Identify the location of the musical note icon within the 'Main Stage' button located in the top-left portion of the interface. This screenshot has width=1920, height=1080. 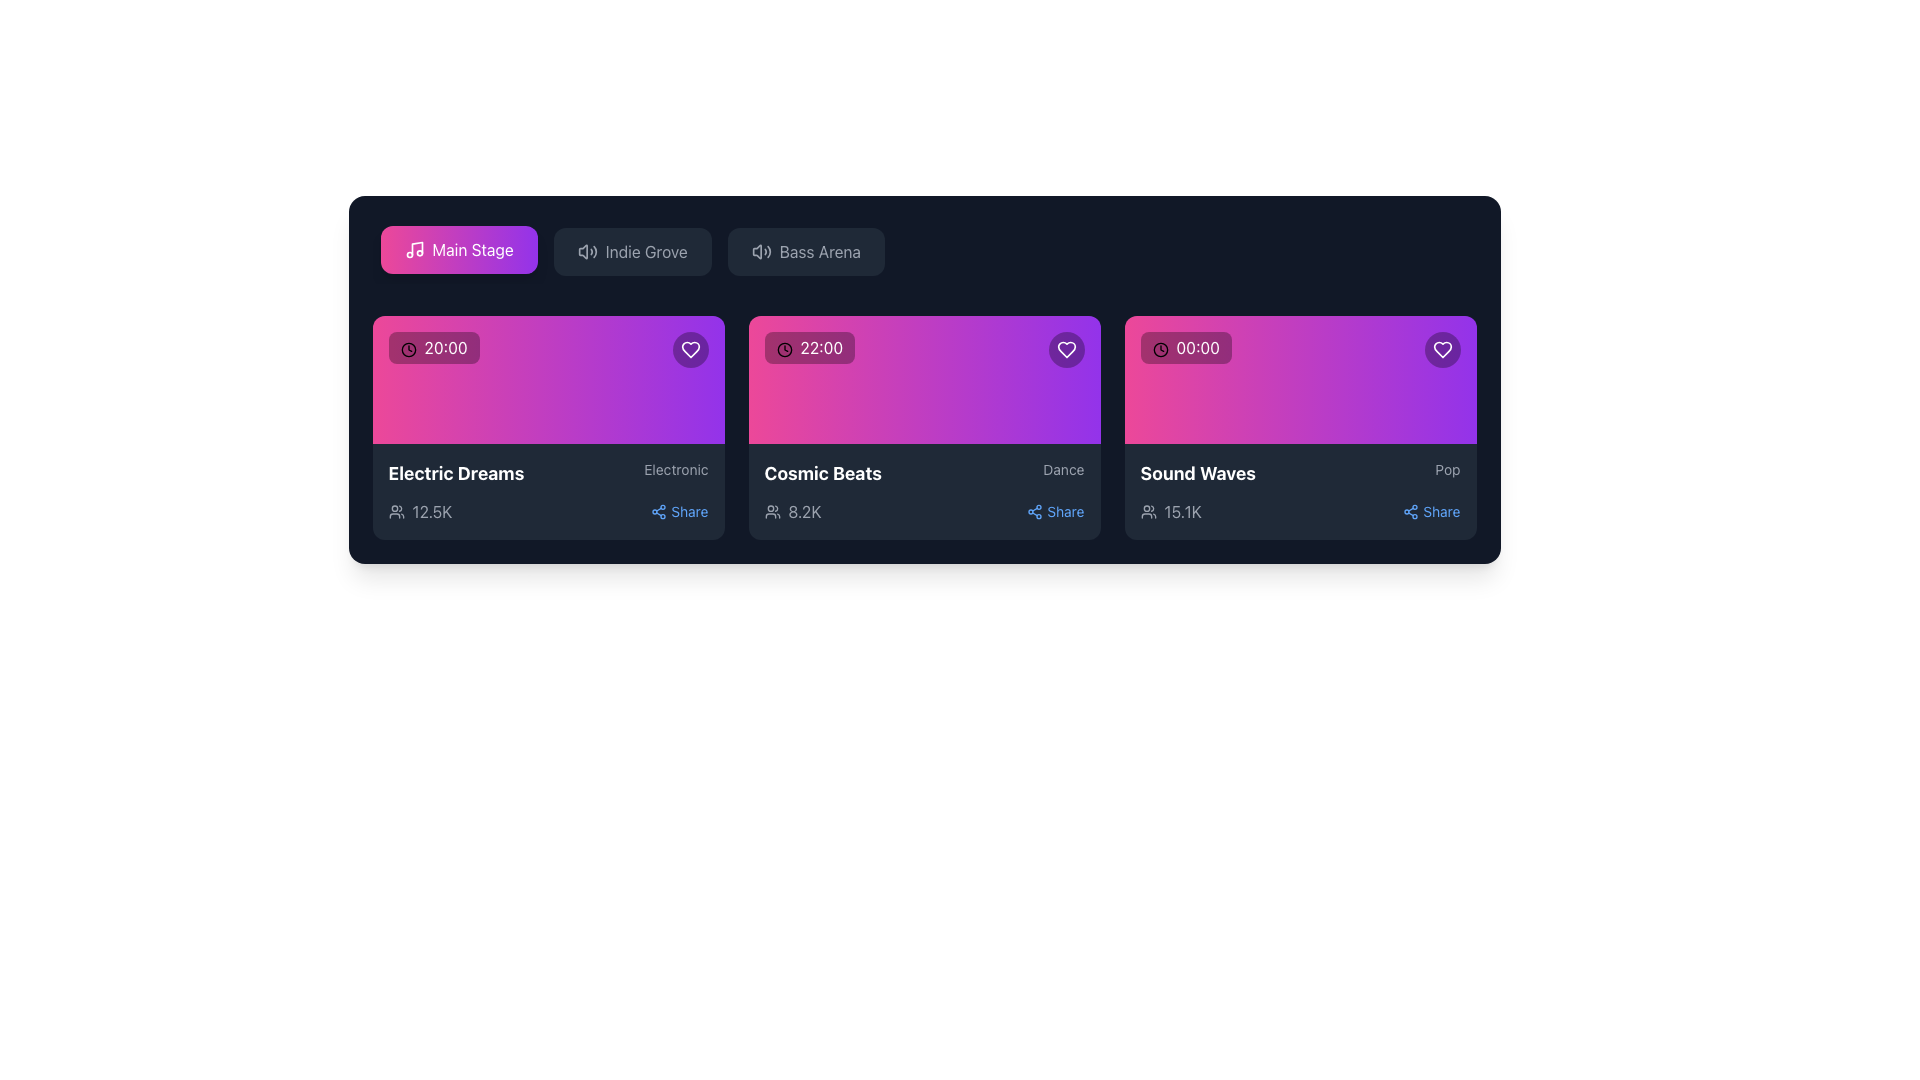
(413, 249).